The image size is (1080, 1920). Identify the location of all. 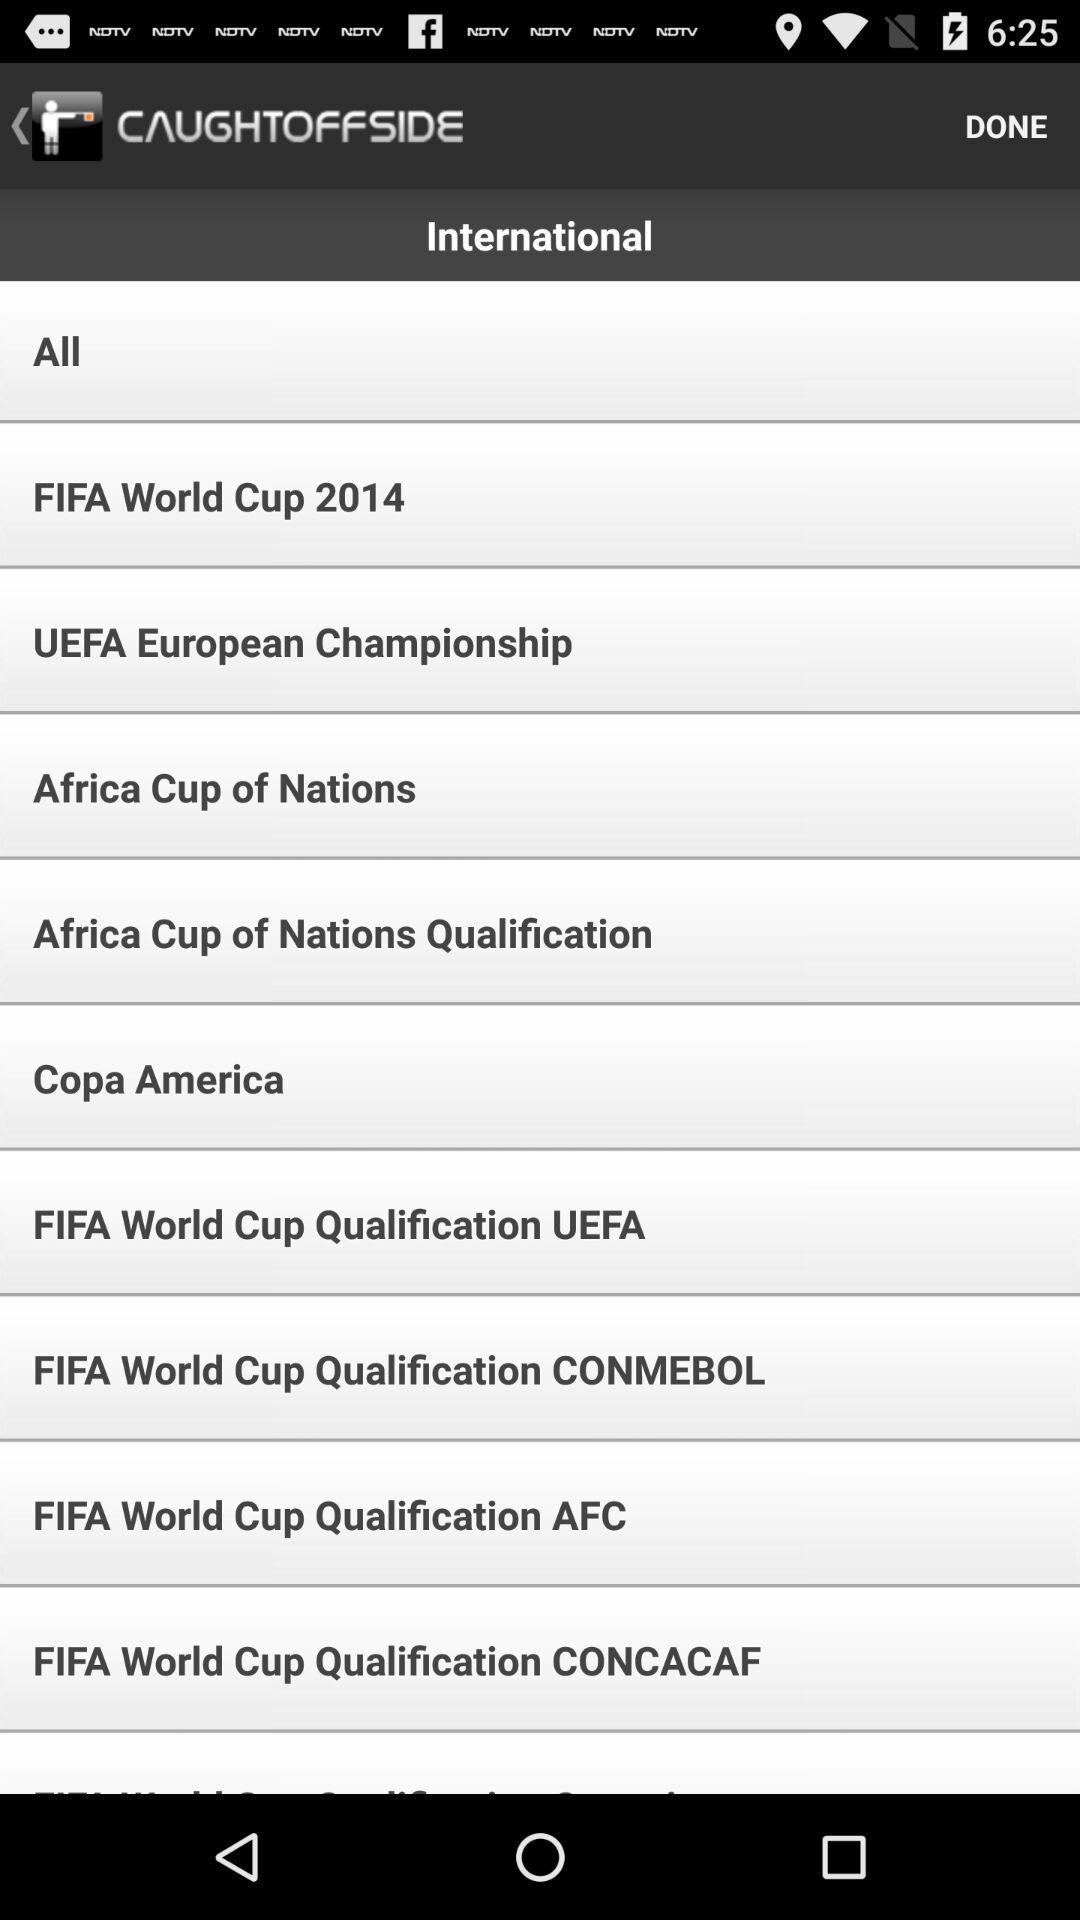
(43, 350).